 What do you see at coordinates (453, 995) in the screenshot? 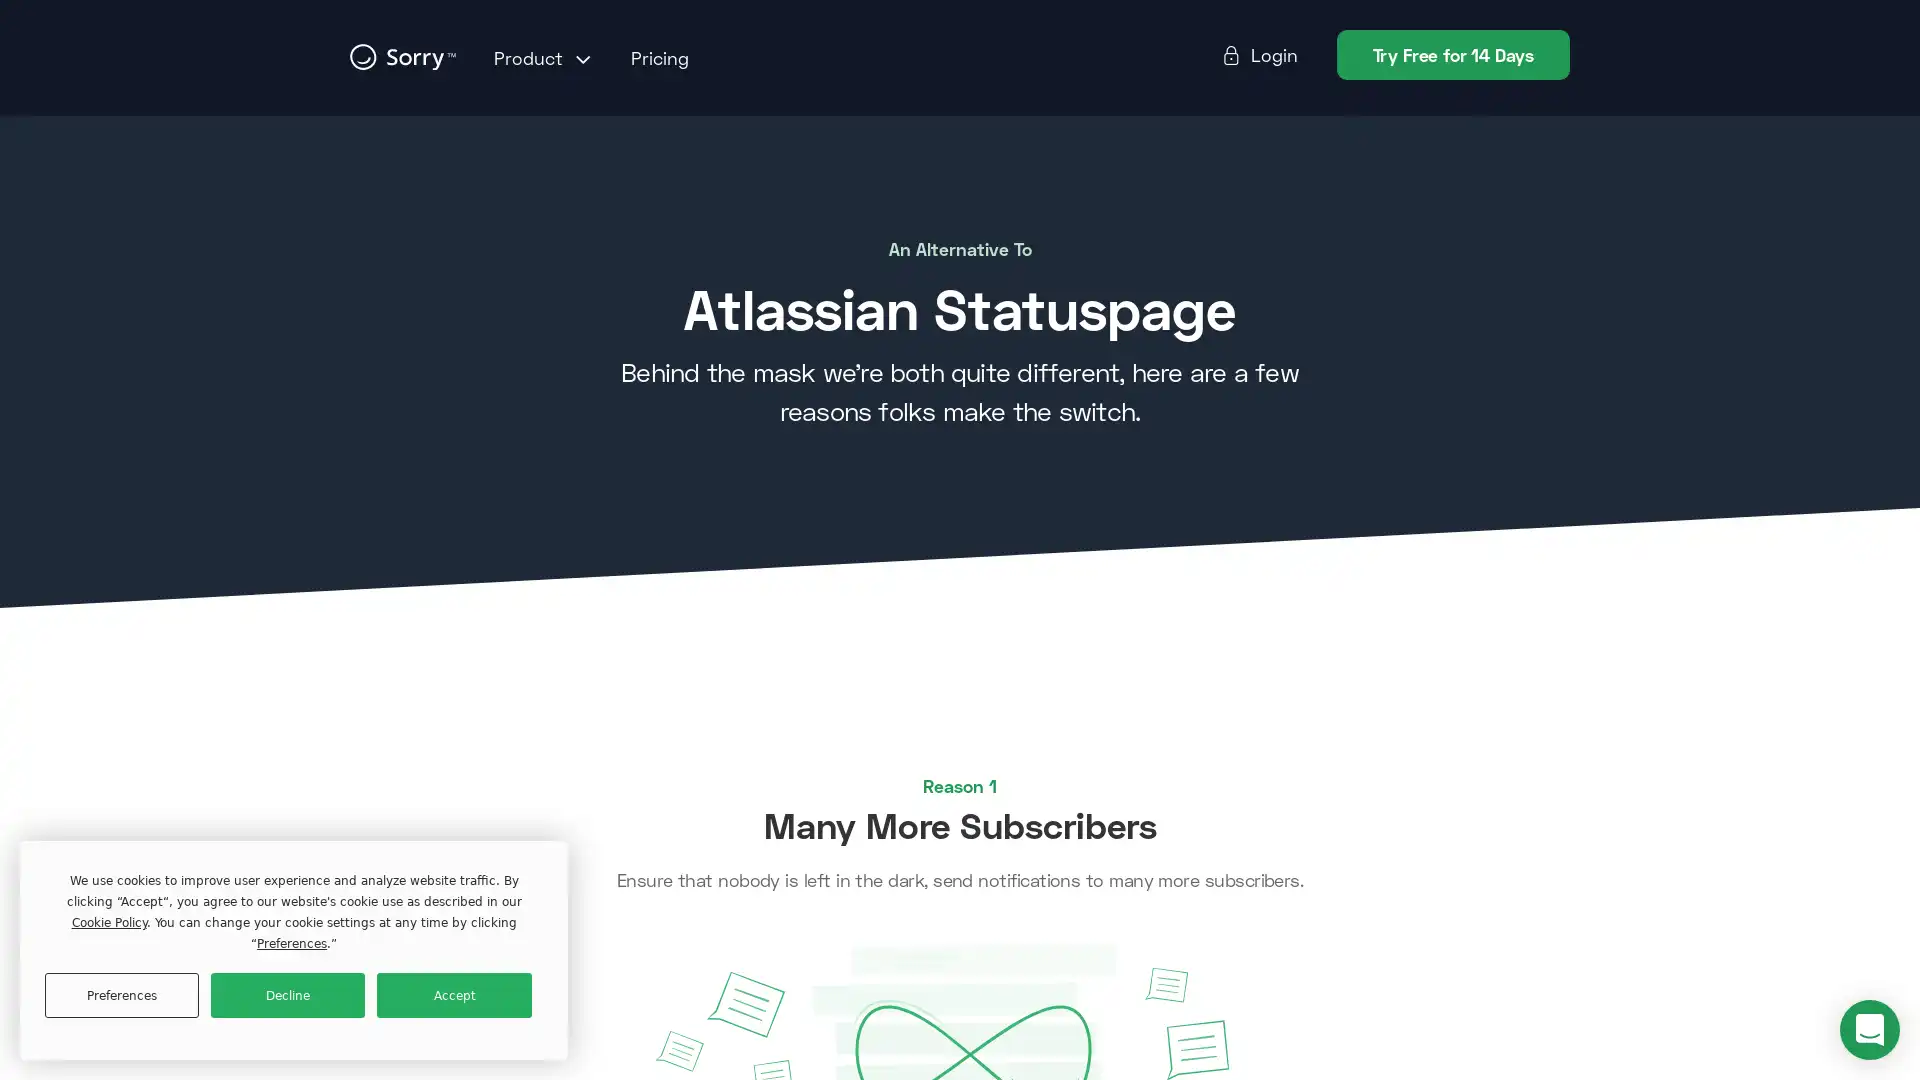
I see `Accept` at bounding box center [453, 995].